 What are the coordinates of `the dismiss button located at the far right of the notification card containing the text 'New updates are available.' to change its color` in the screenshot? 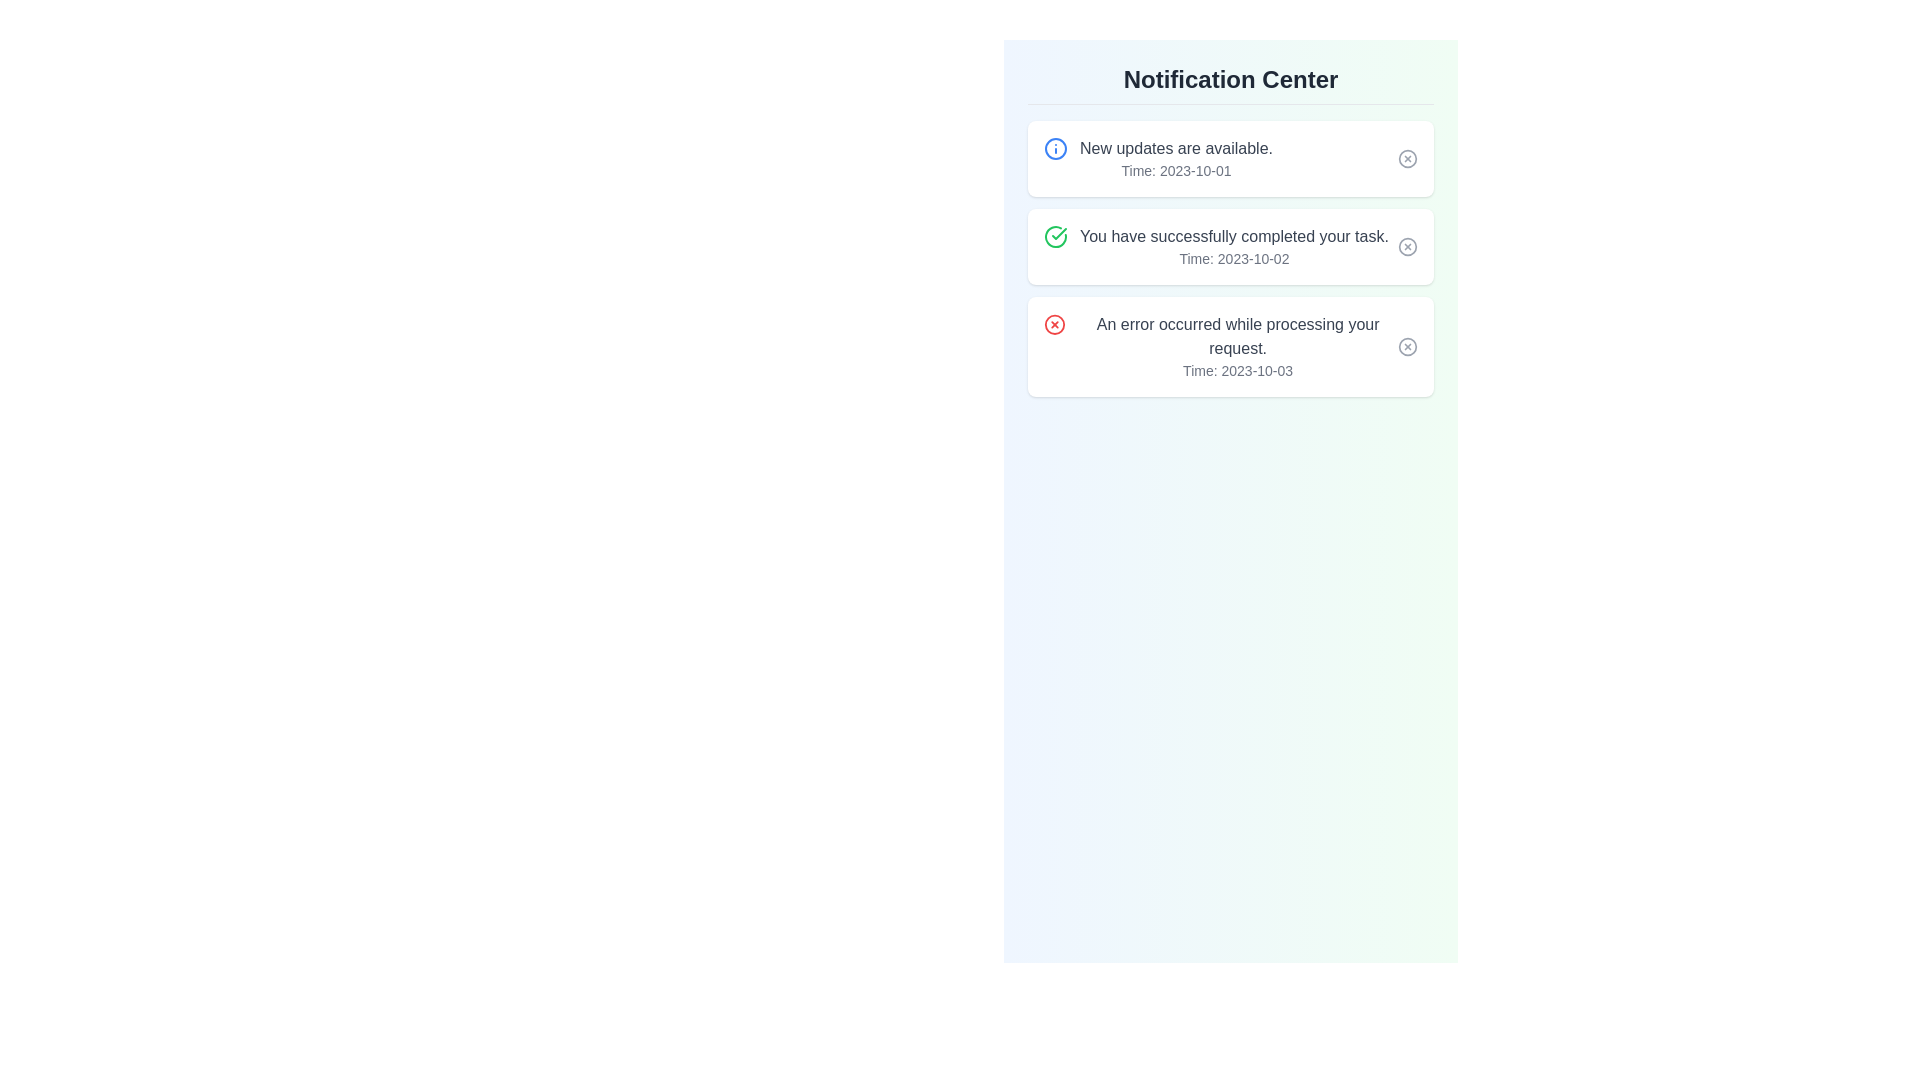 It's located at (1406, 157).